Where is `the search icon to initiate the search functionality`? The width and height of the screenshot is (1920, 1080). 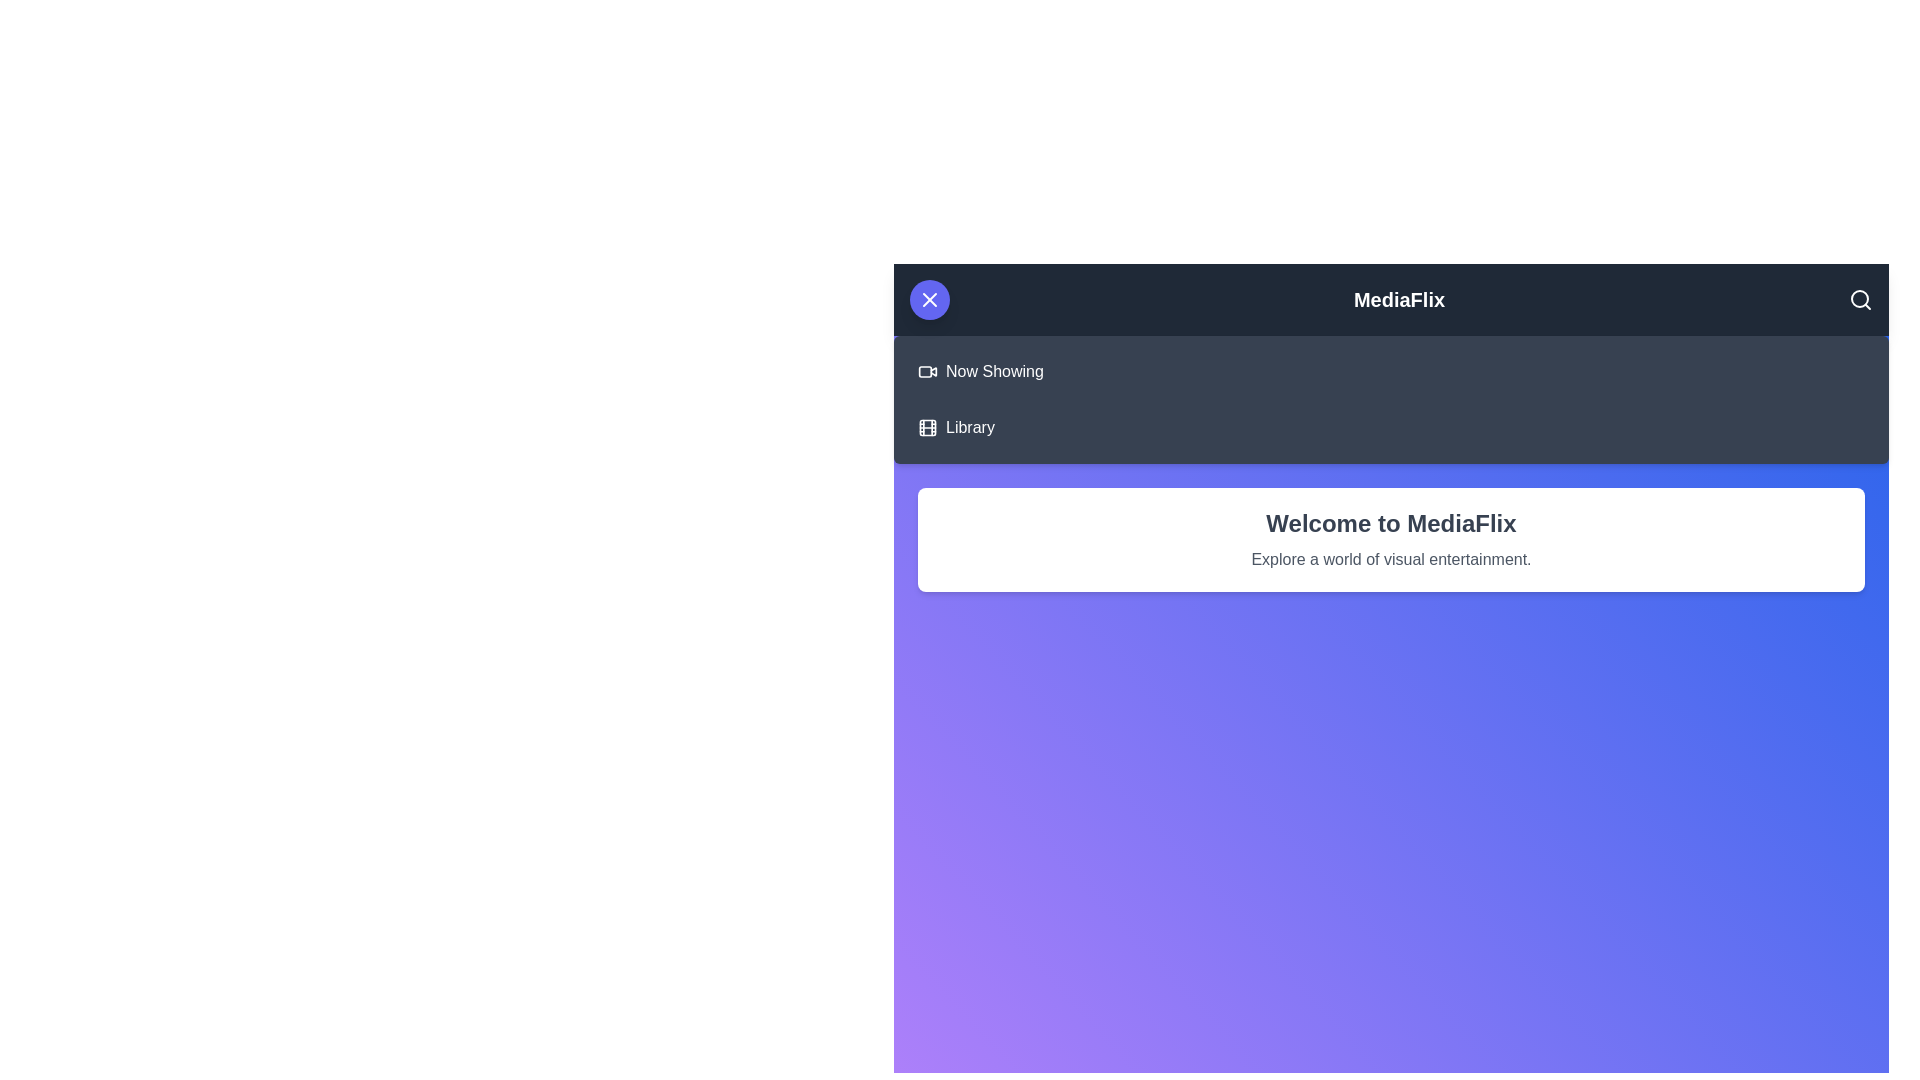
the search icon to initiate the search functionality is located at coordinates (1859, 300).